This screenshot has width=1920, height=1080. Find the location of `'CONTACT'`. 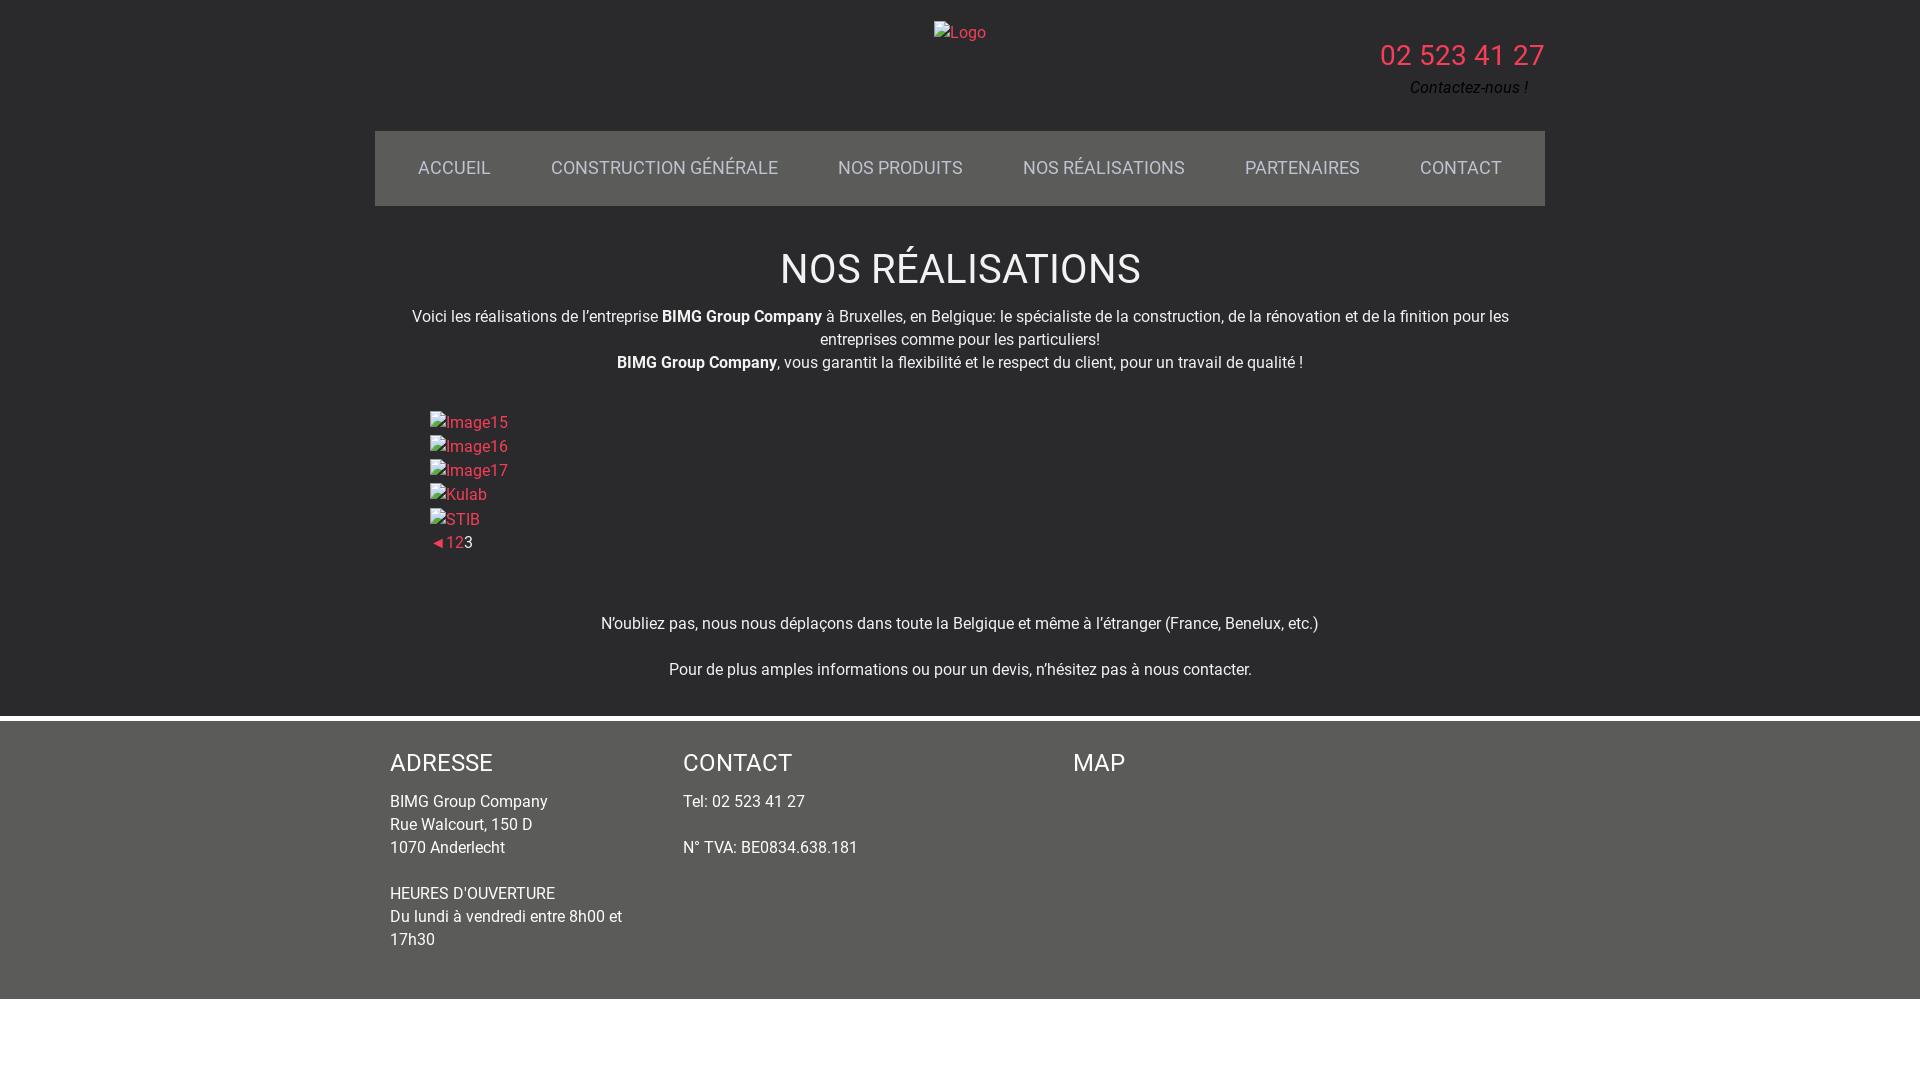

'CONTACT' is located at coordinates (1460, 167).